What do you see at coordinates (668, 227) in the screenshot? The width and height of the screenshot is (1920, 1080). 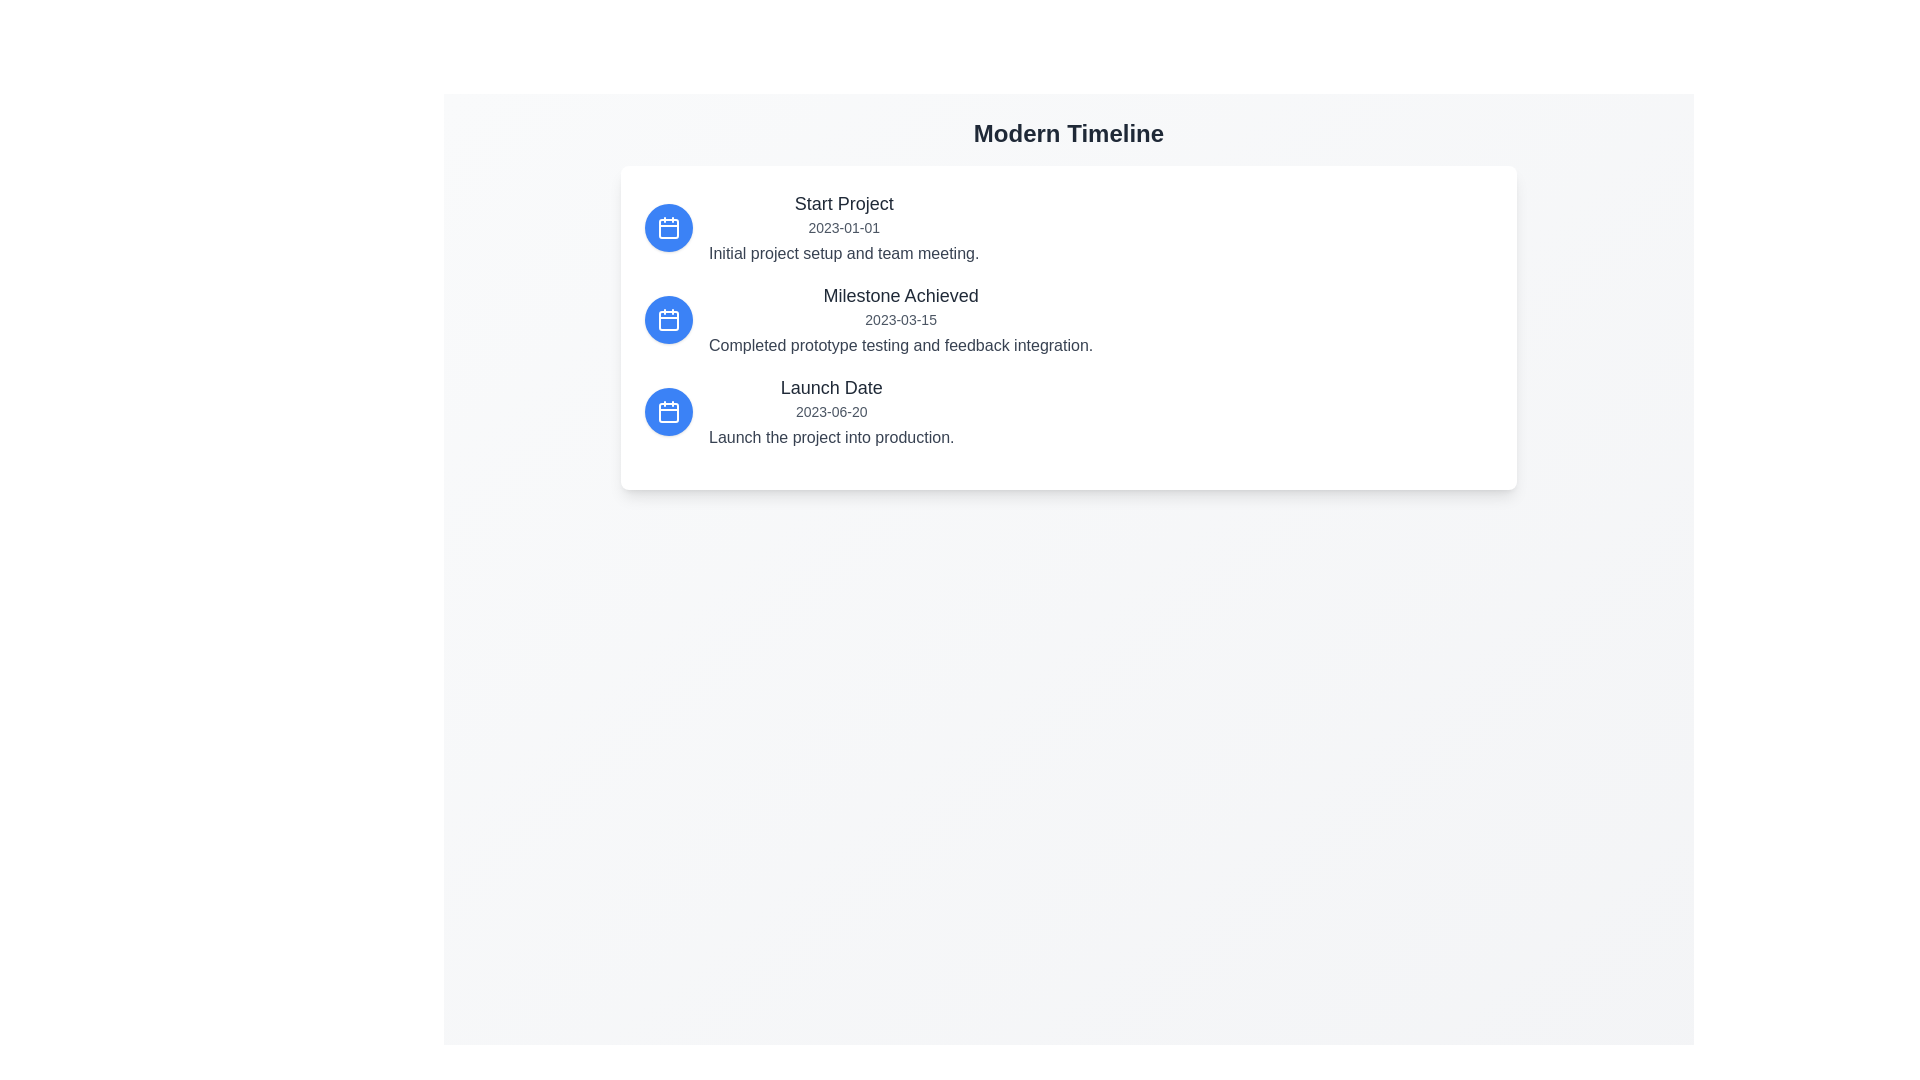 I see `the inner rectangle of the calendar icon that represents the first event in the timeline, located inside a blue circular button adjacent to the 'Start Project' label` at bounding box center [668, 227].